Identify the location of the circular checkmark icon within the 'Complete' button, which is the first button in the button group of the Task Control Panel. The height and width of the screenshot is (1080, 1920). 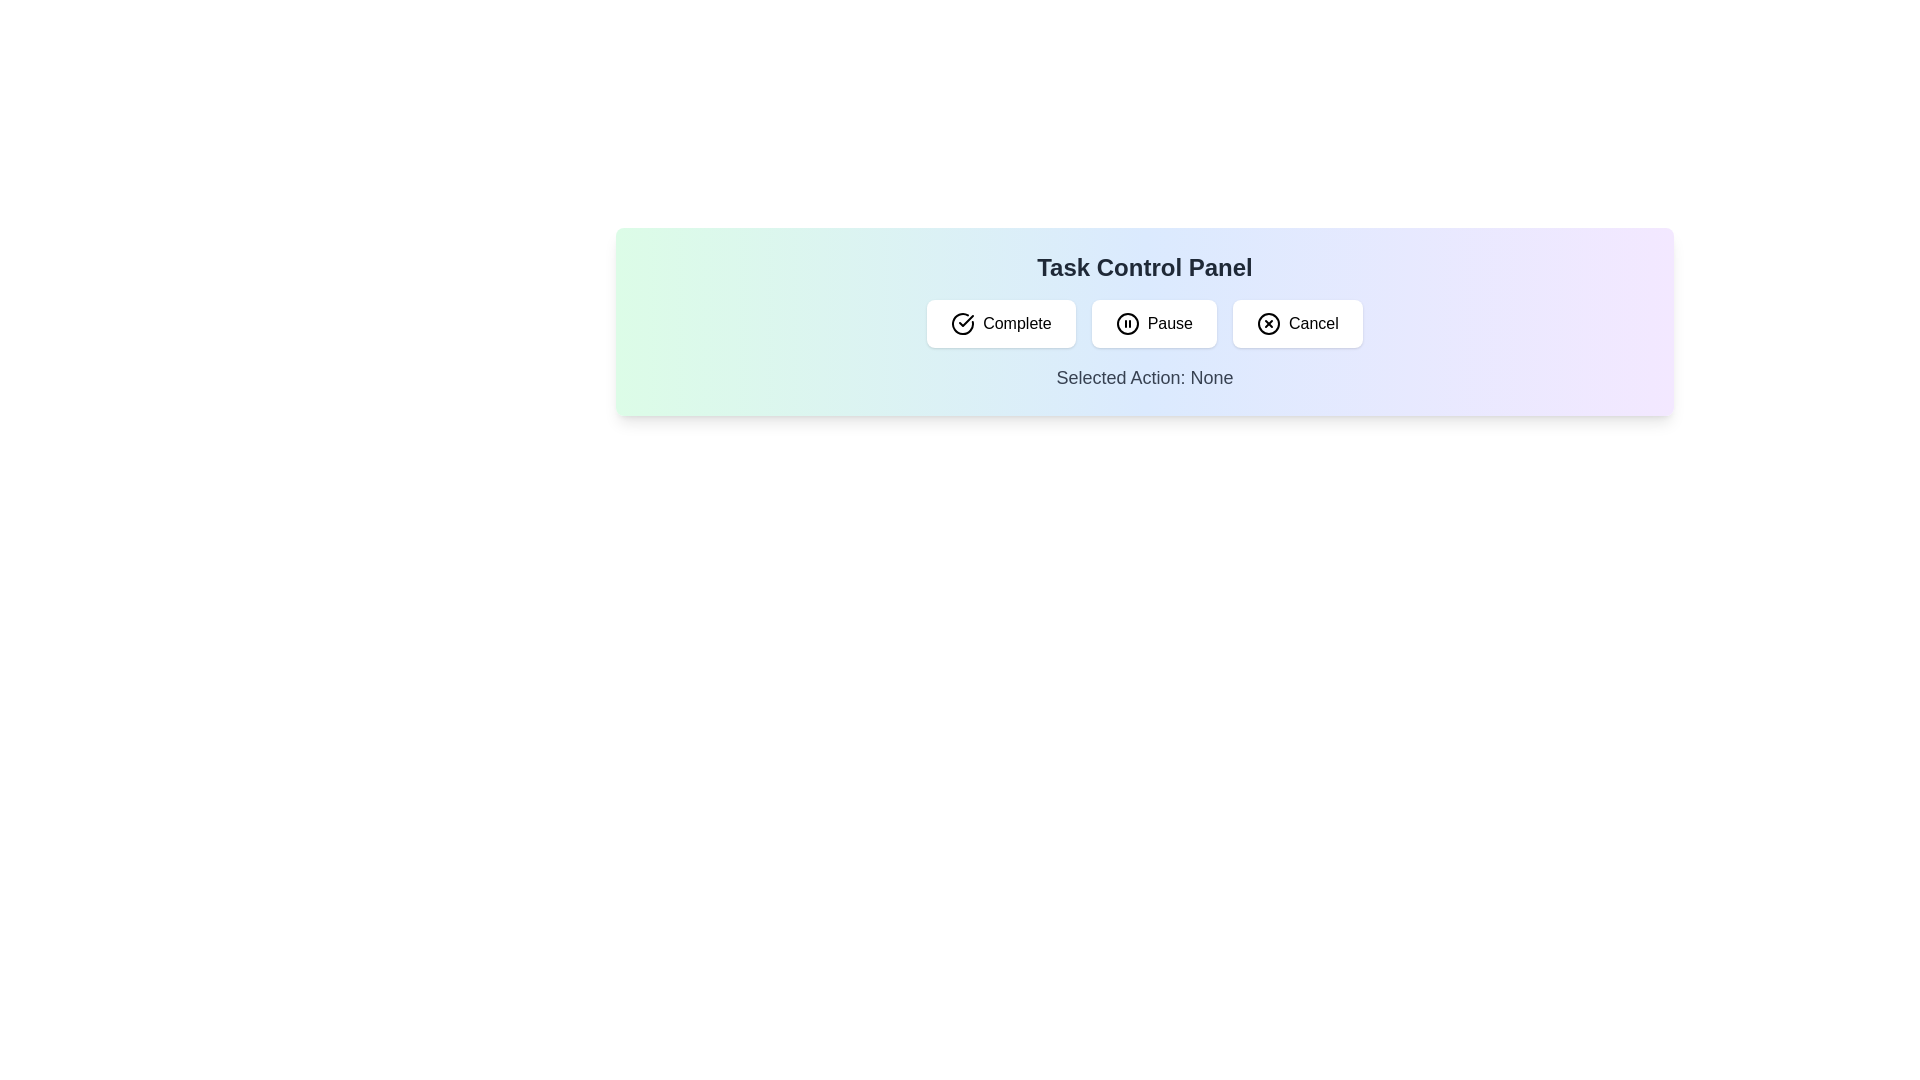
(963, 323).